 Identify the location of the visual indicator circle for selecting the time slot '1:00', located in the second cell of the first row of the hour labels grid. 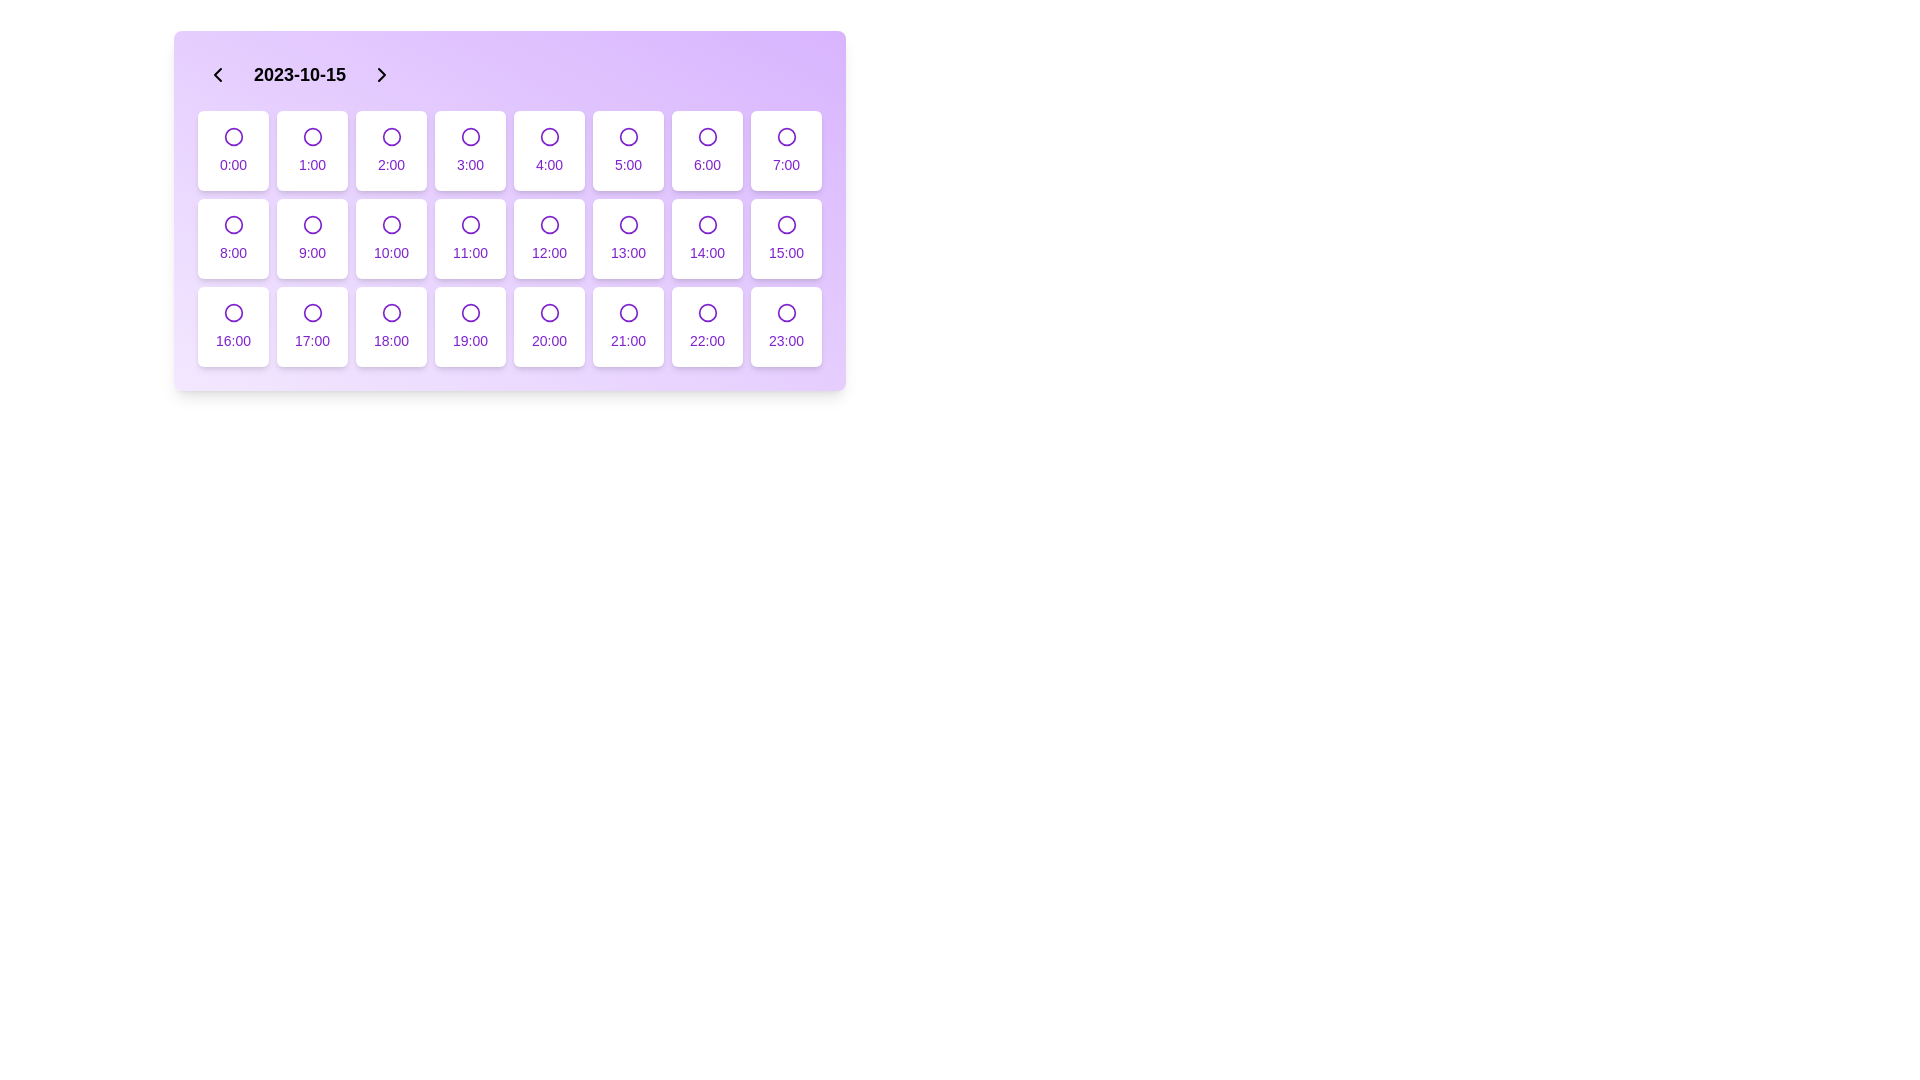
(311, 136).